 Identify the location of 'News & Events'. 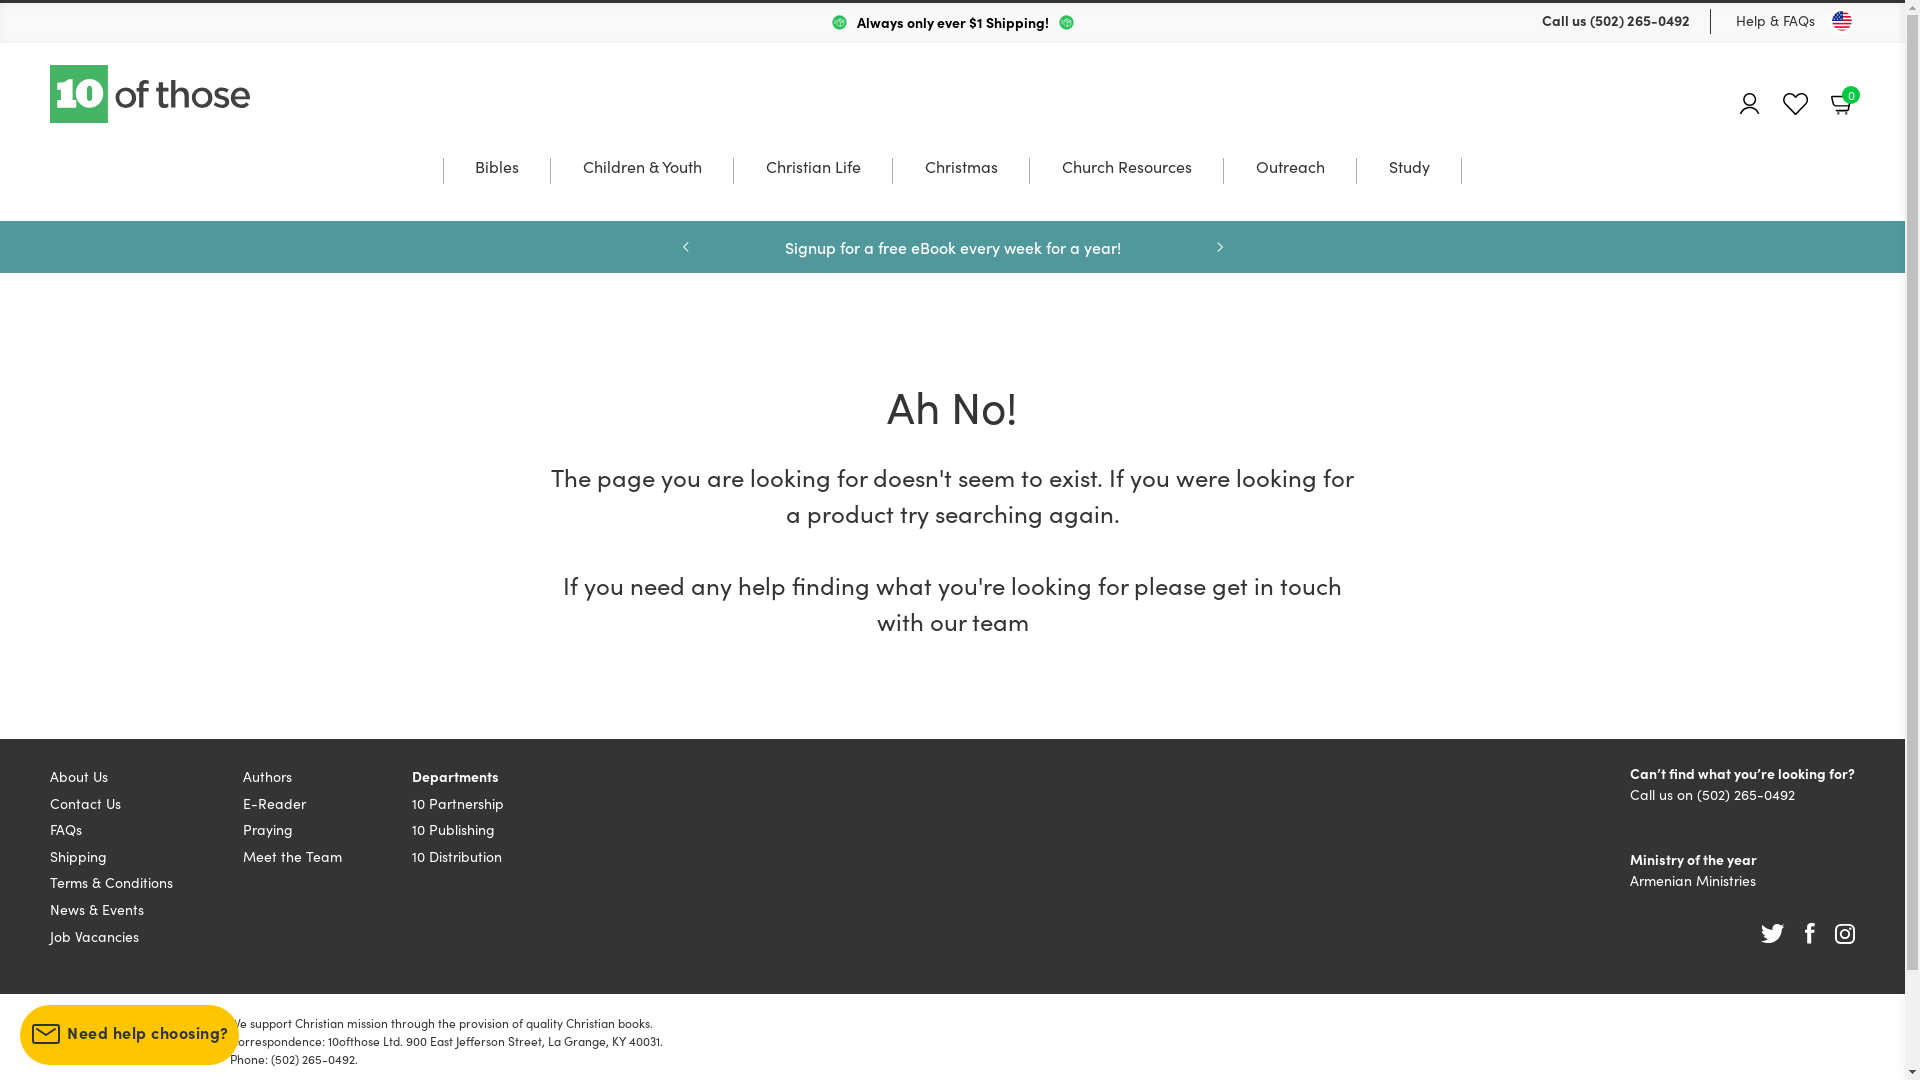
(95, 909).